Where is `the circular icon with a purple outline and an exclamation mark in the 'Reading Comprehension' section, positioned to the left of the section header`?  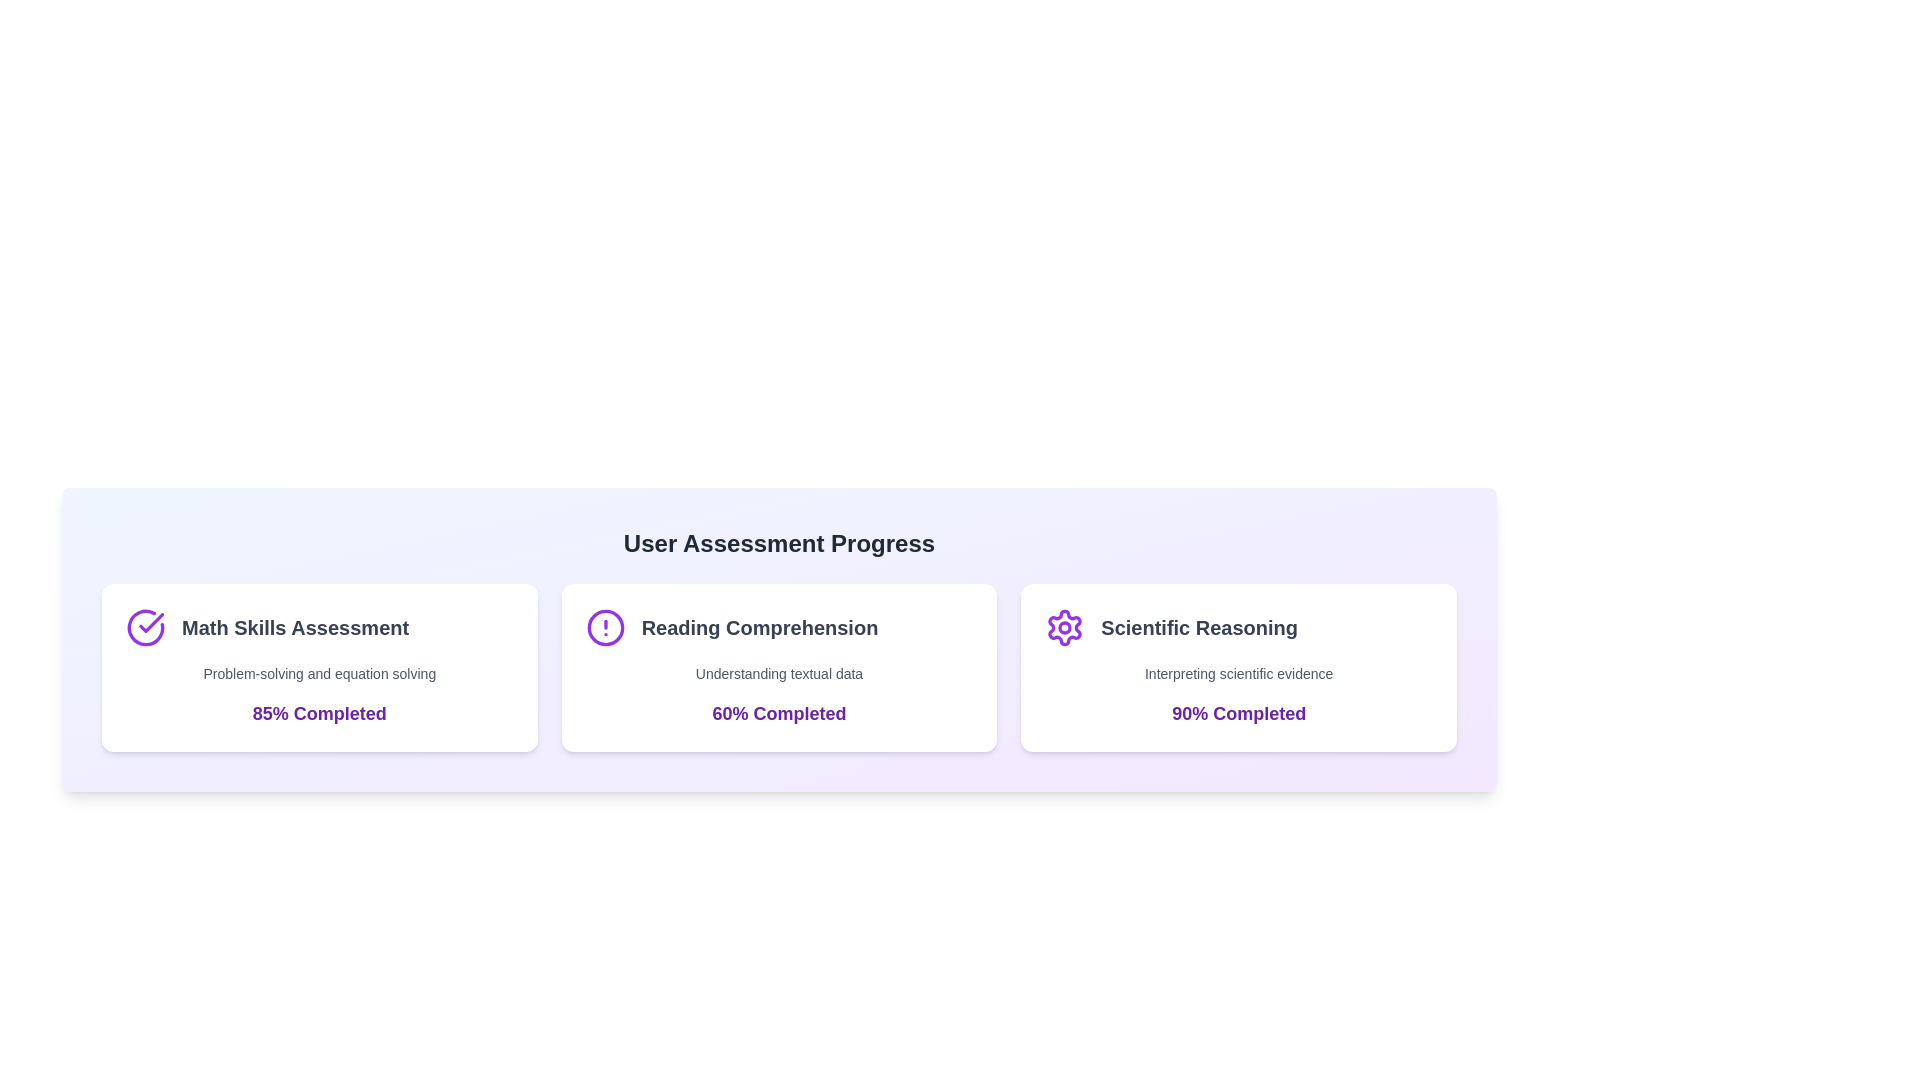
the circular icon with a purple outline and an exclamation mark in the 'Reading Comprehension' section, positioned to the left of the section header is located at coordinates (604, 627).